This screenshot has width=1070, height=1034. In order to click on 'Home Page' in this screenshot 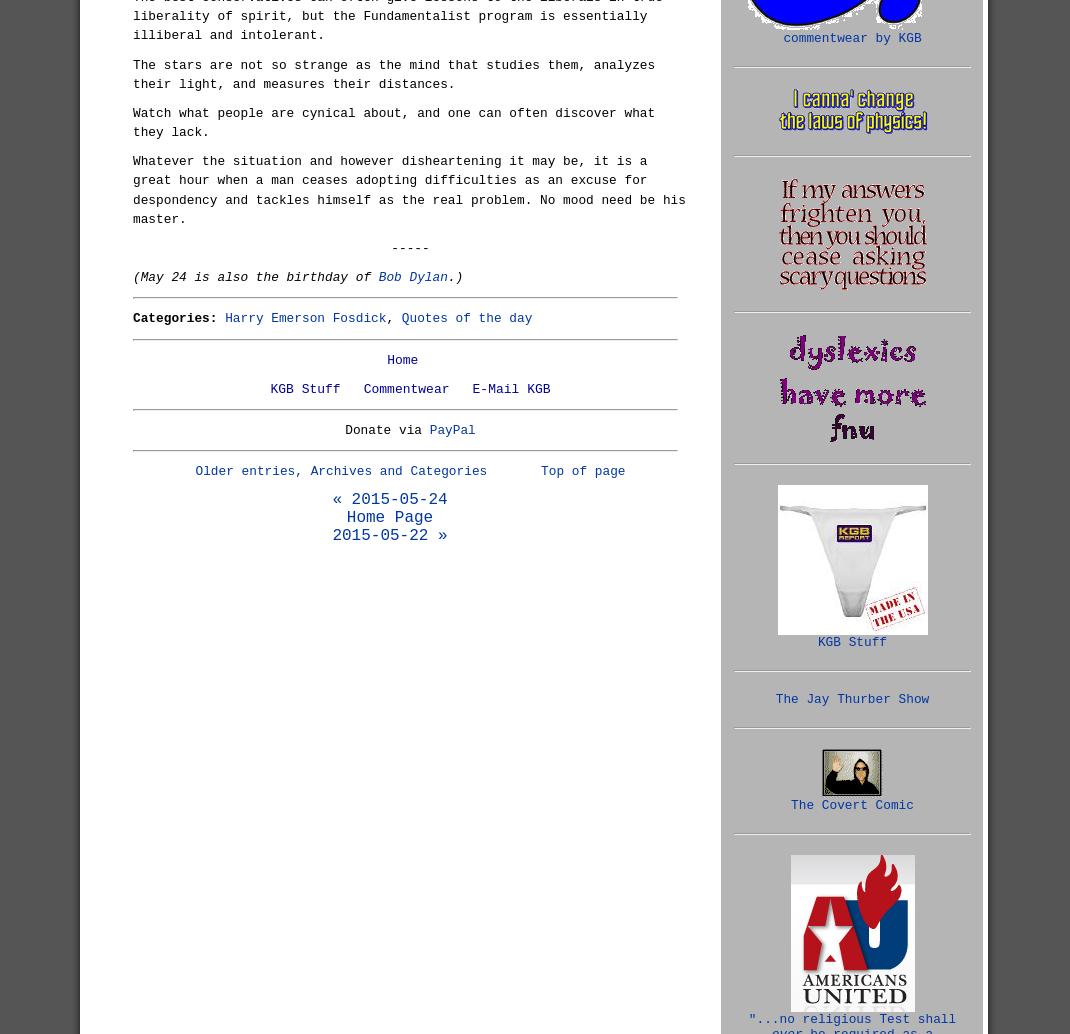, I will do `click(346, 518)`.